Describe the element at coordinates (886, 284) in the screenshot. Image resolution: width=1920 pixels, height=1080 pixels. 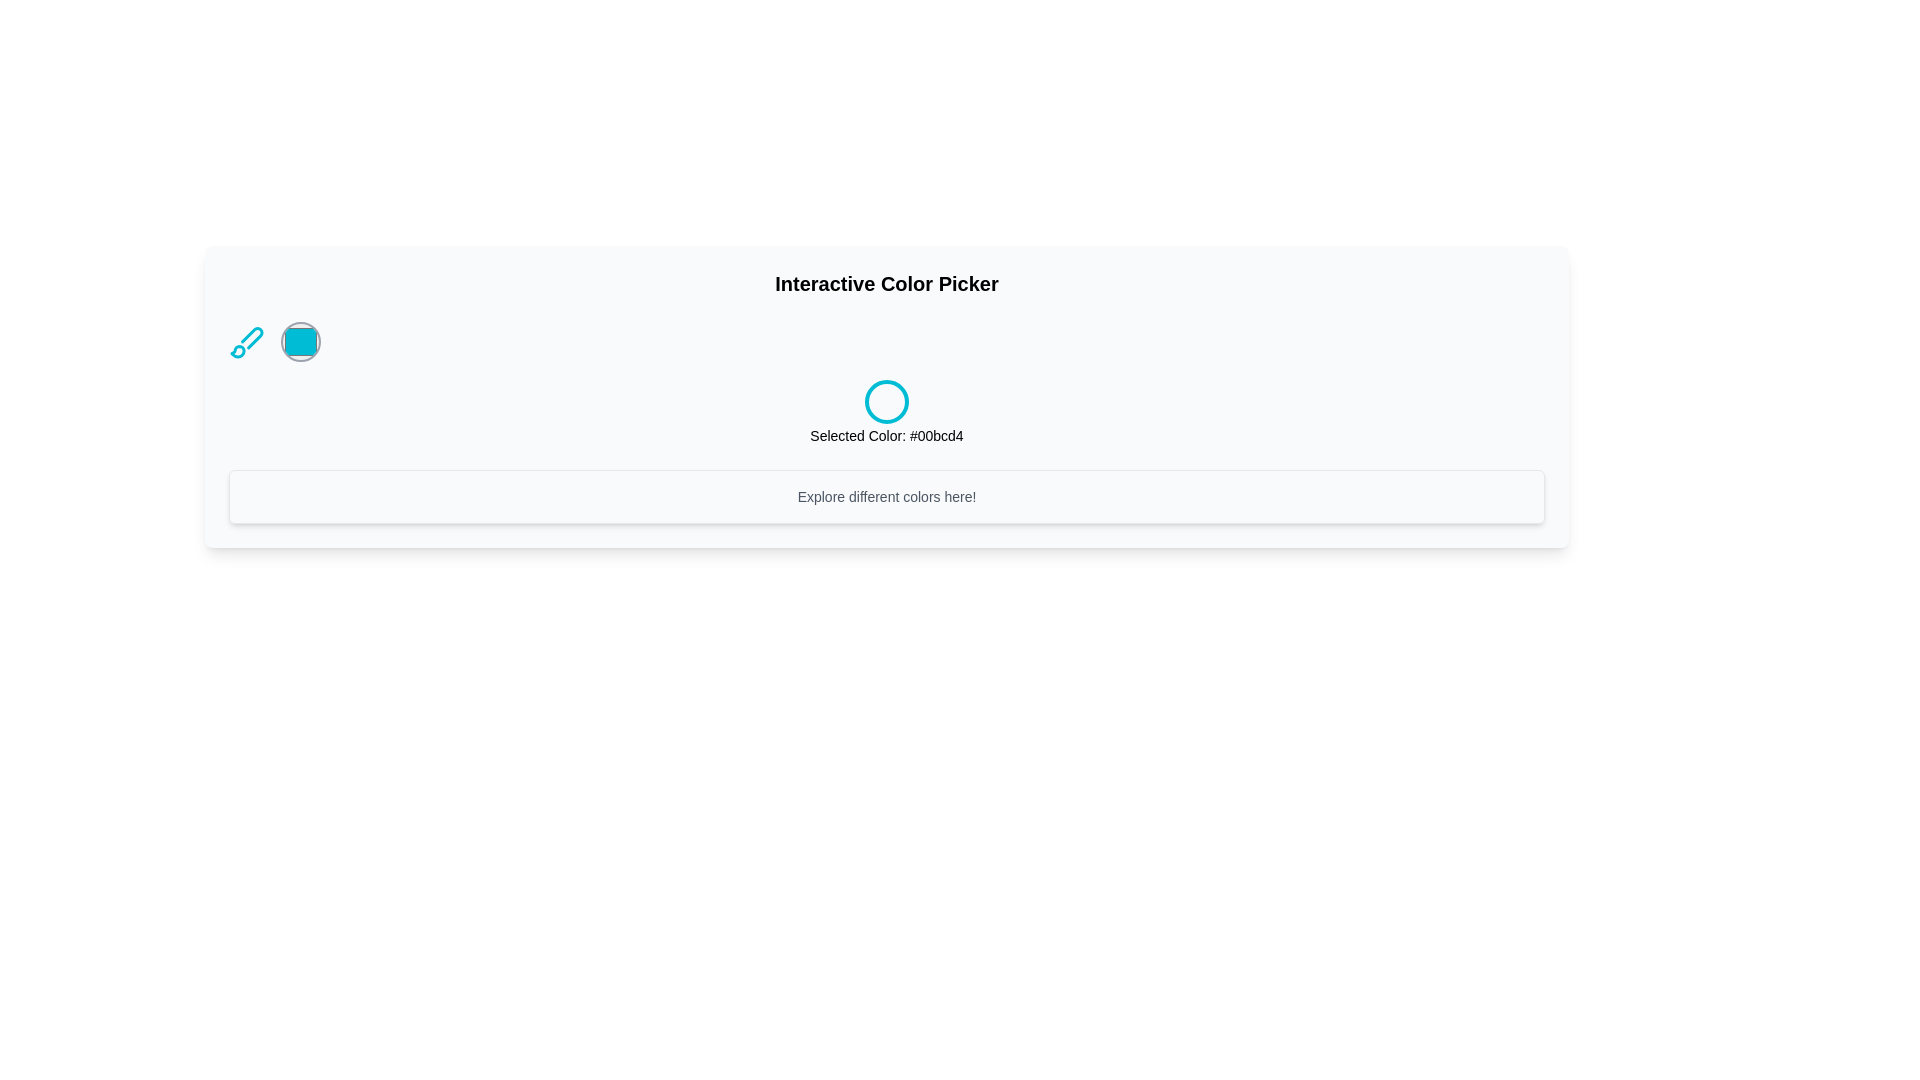
I see `text label at the top of the card layout that provides context for the interactive color selection feature` at that location.